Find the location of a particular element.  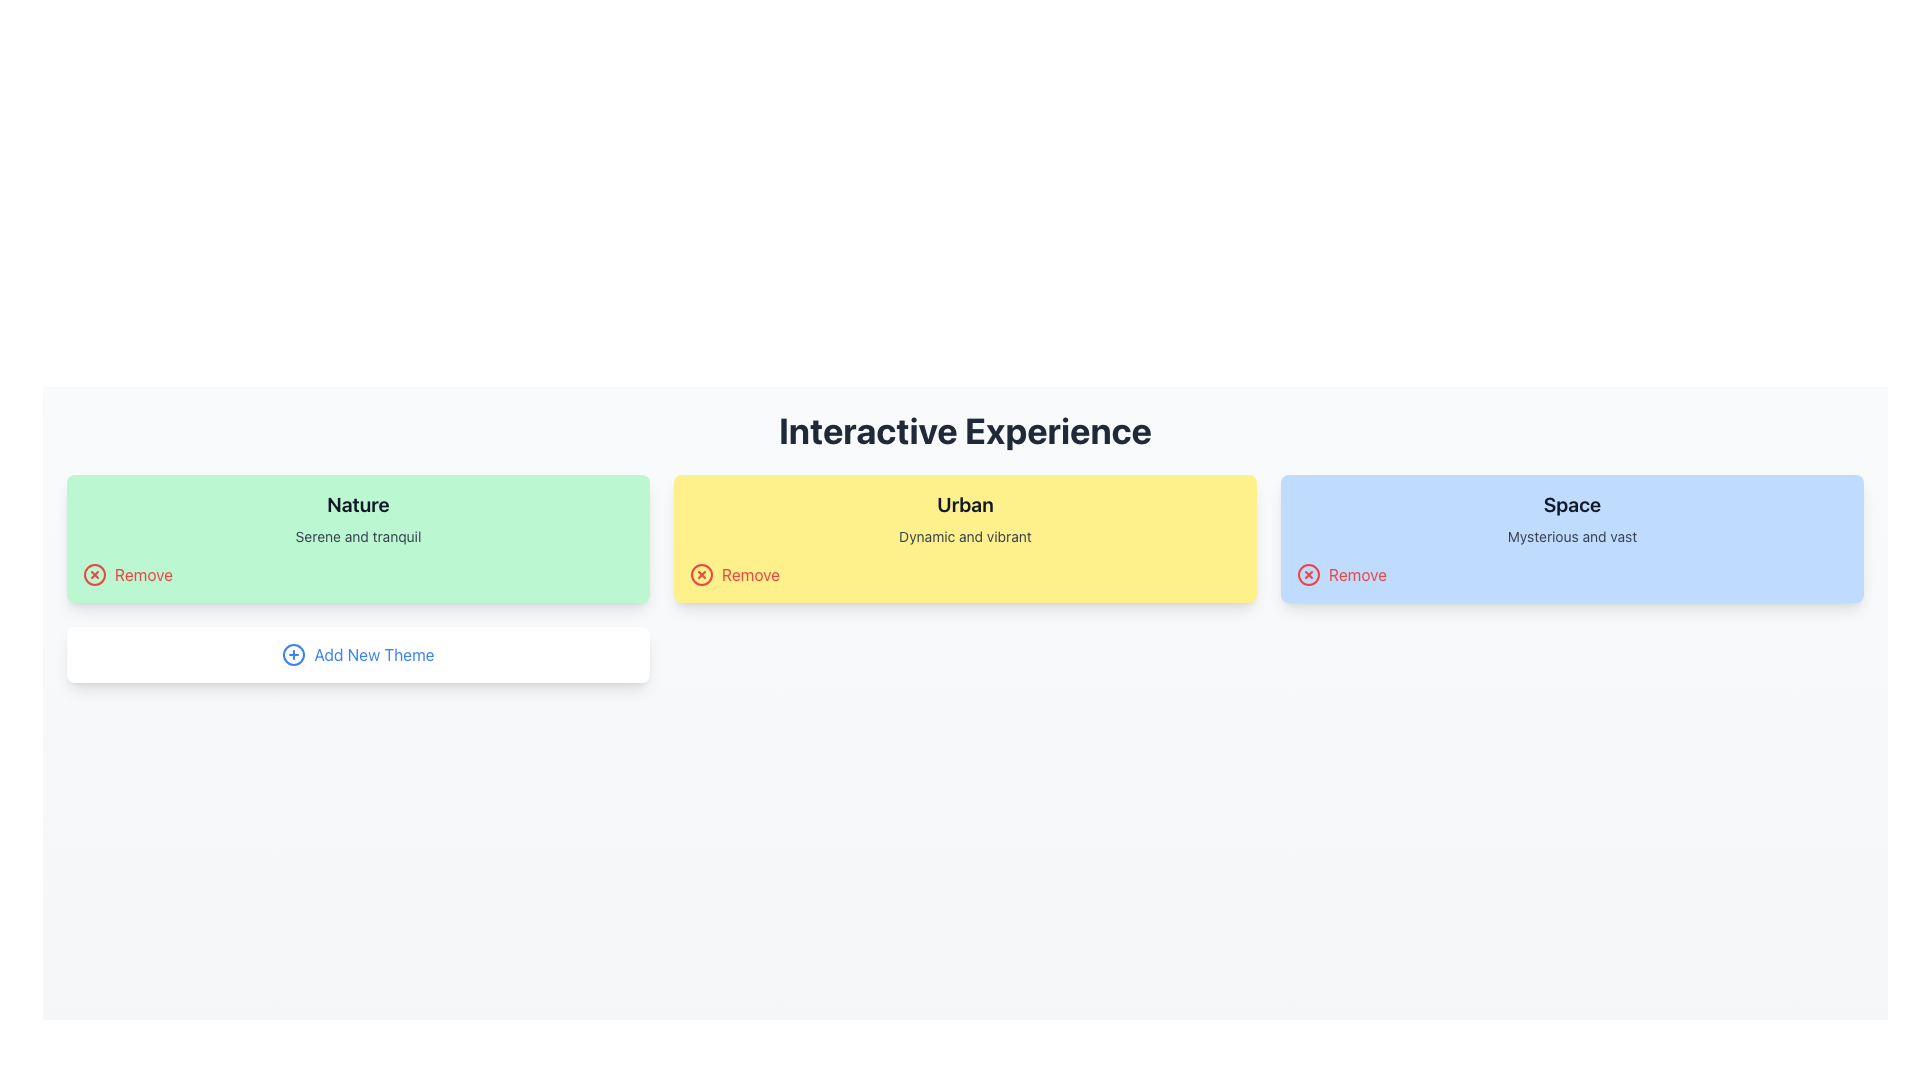

the text label displaying 'Urban', which is styled with a bold font on a yellow rectangular background, located in the middle card of three horizontally arranged cards is located at coordinates (965, 504).